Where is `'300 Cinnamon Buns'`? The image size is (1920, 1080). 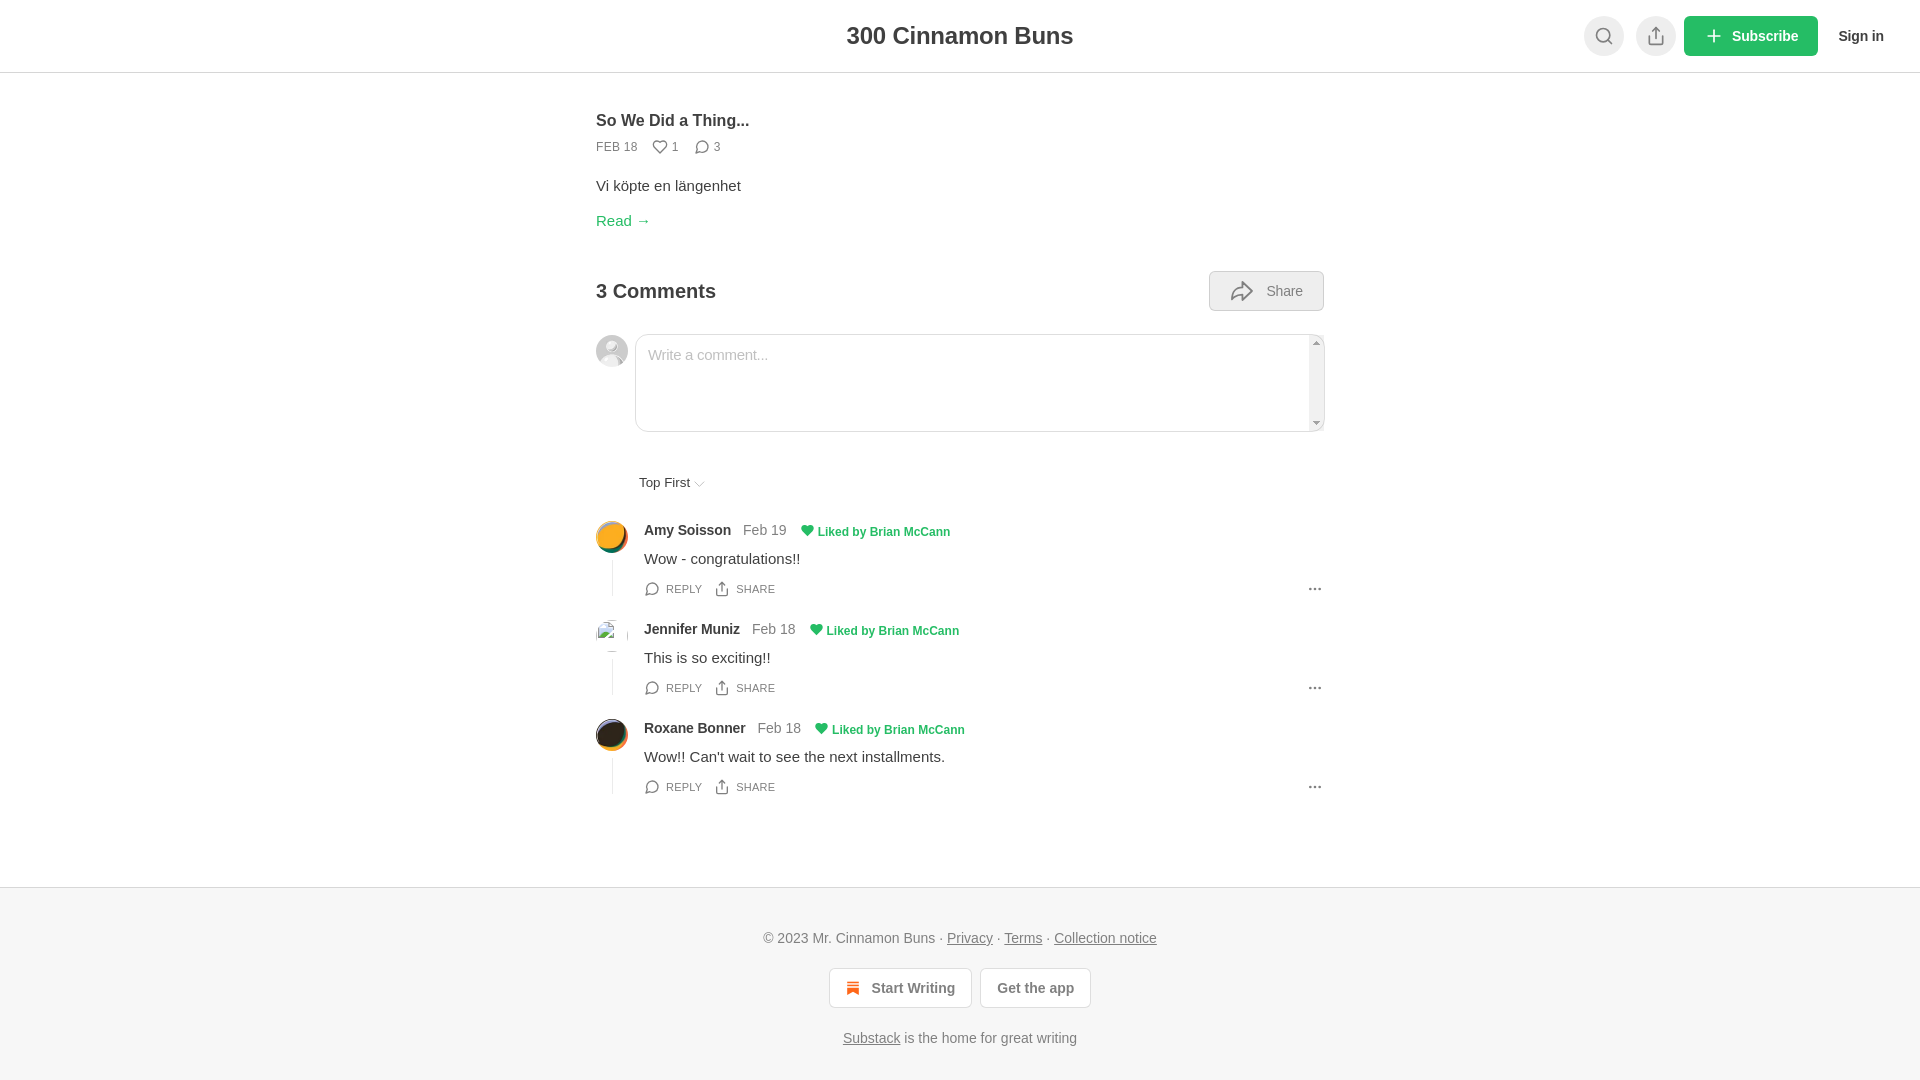 '300 Cinnamon Buns' is located at coordinates (960, 35).